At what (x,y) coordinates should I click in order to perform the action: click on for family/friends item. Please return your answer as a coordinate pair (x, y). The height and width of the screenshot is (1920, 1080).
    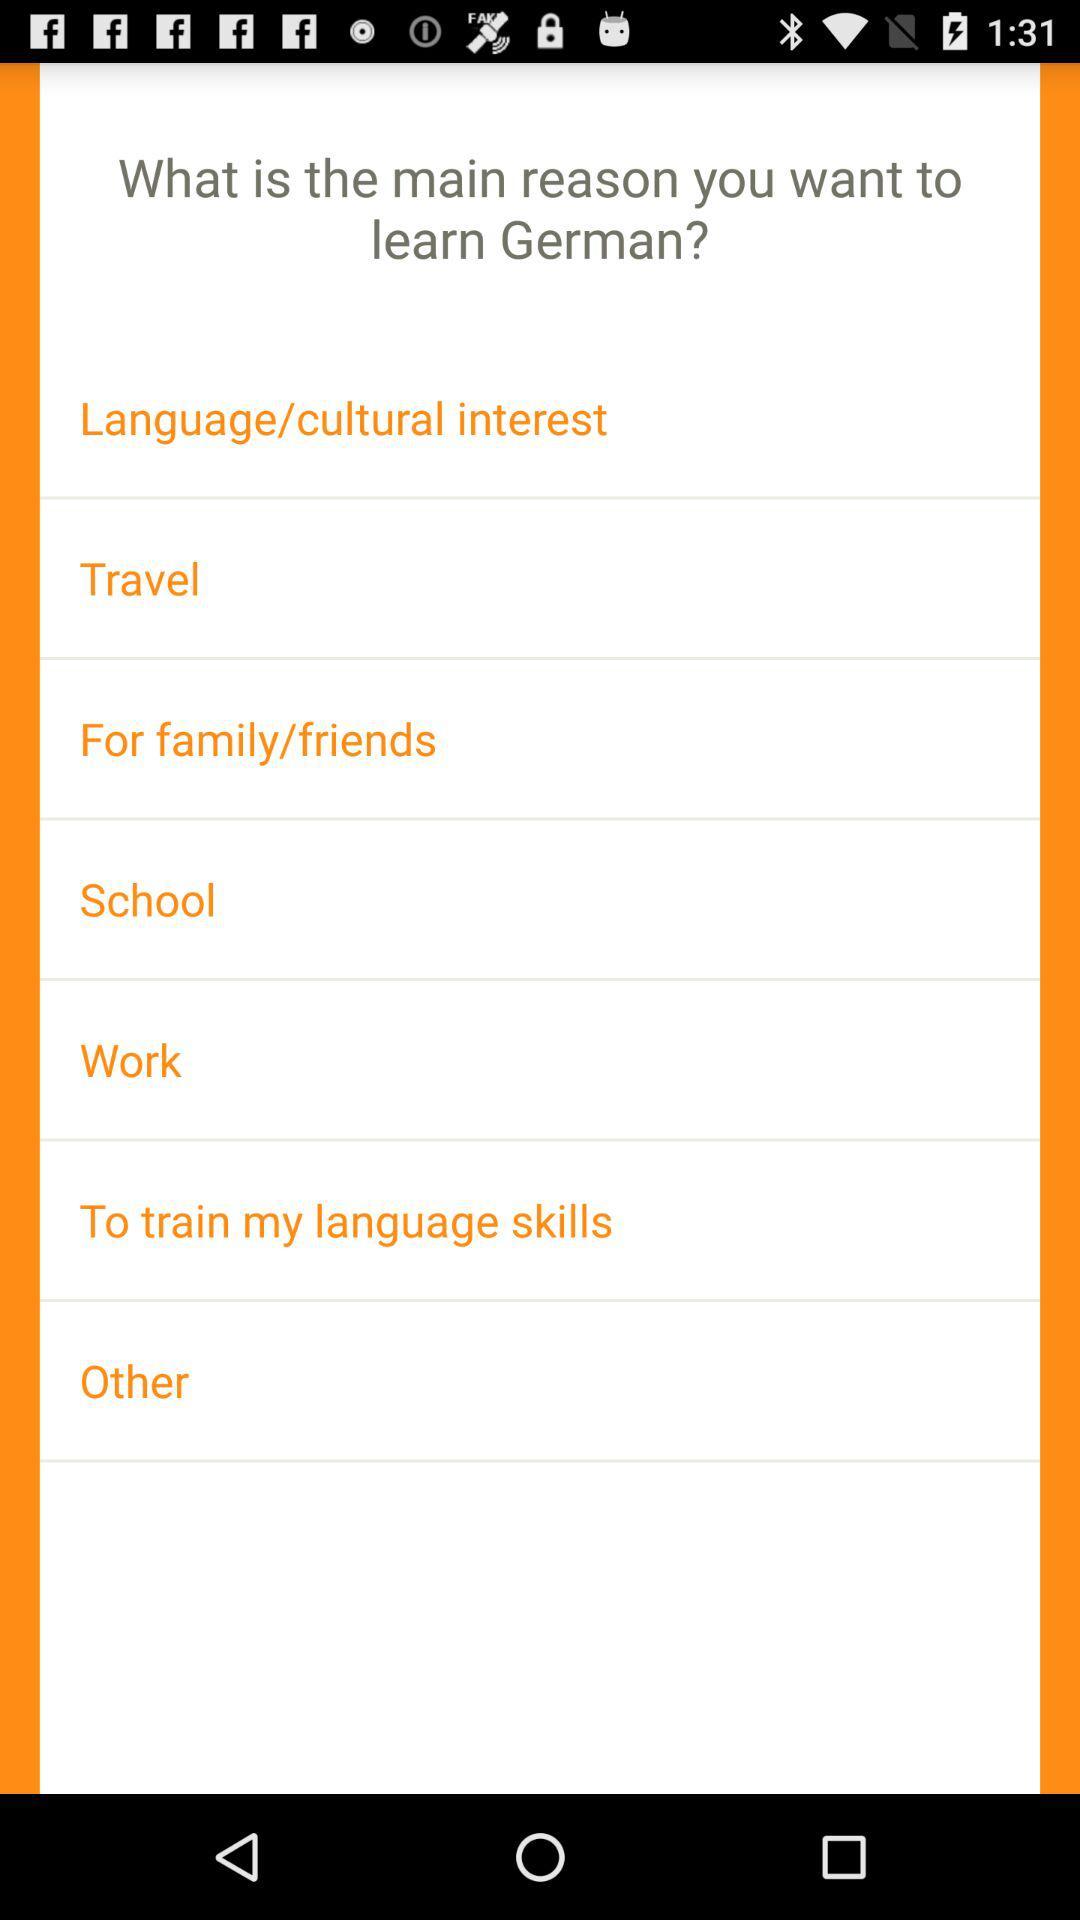
    Looking at the image, I should click on (540, 737).